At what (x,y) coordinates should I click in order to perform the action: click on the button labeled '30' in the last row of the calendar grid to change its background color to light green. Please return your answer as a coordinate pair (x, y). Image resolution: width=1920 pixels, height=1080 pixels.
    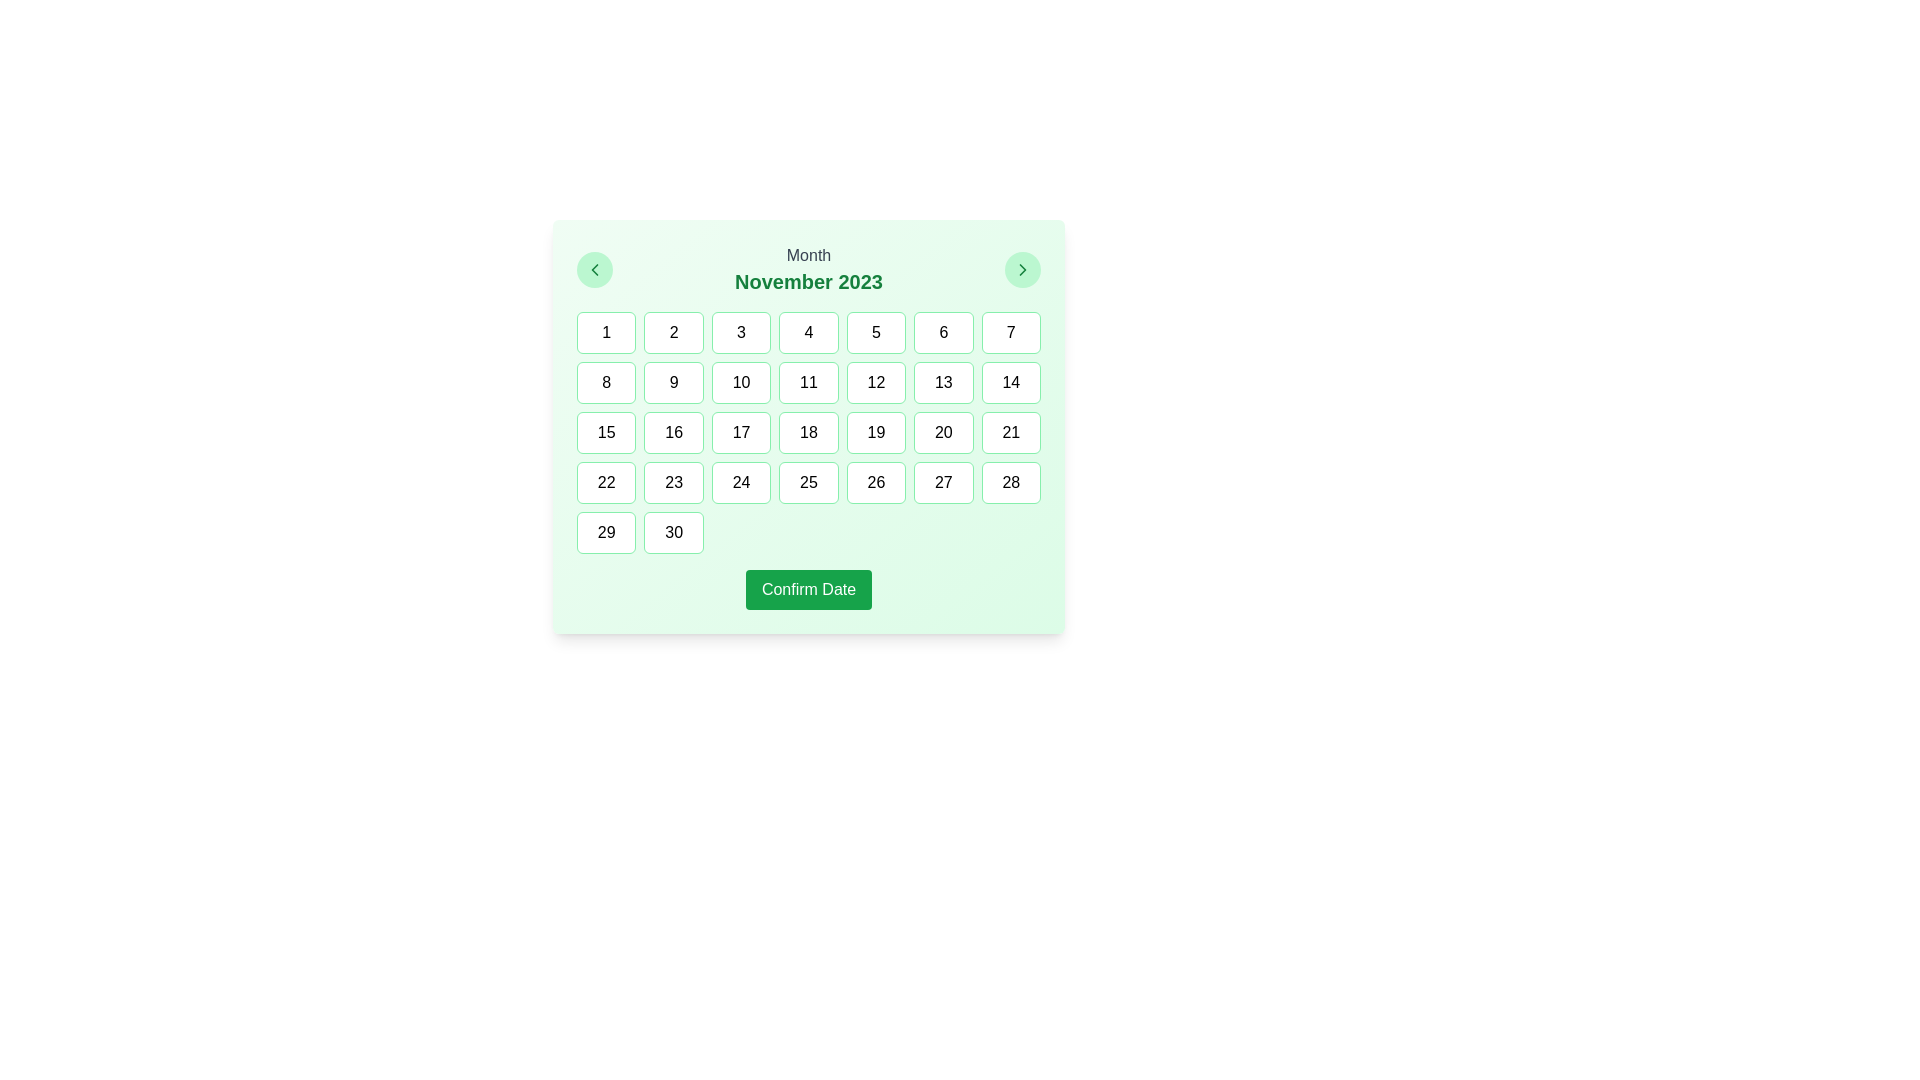
    Looking at the image, I should click on (674, 531).